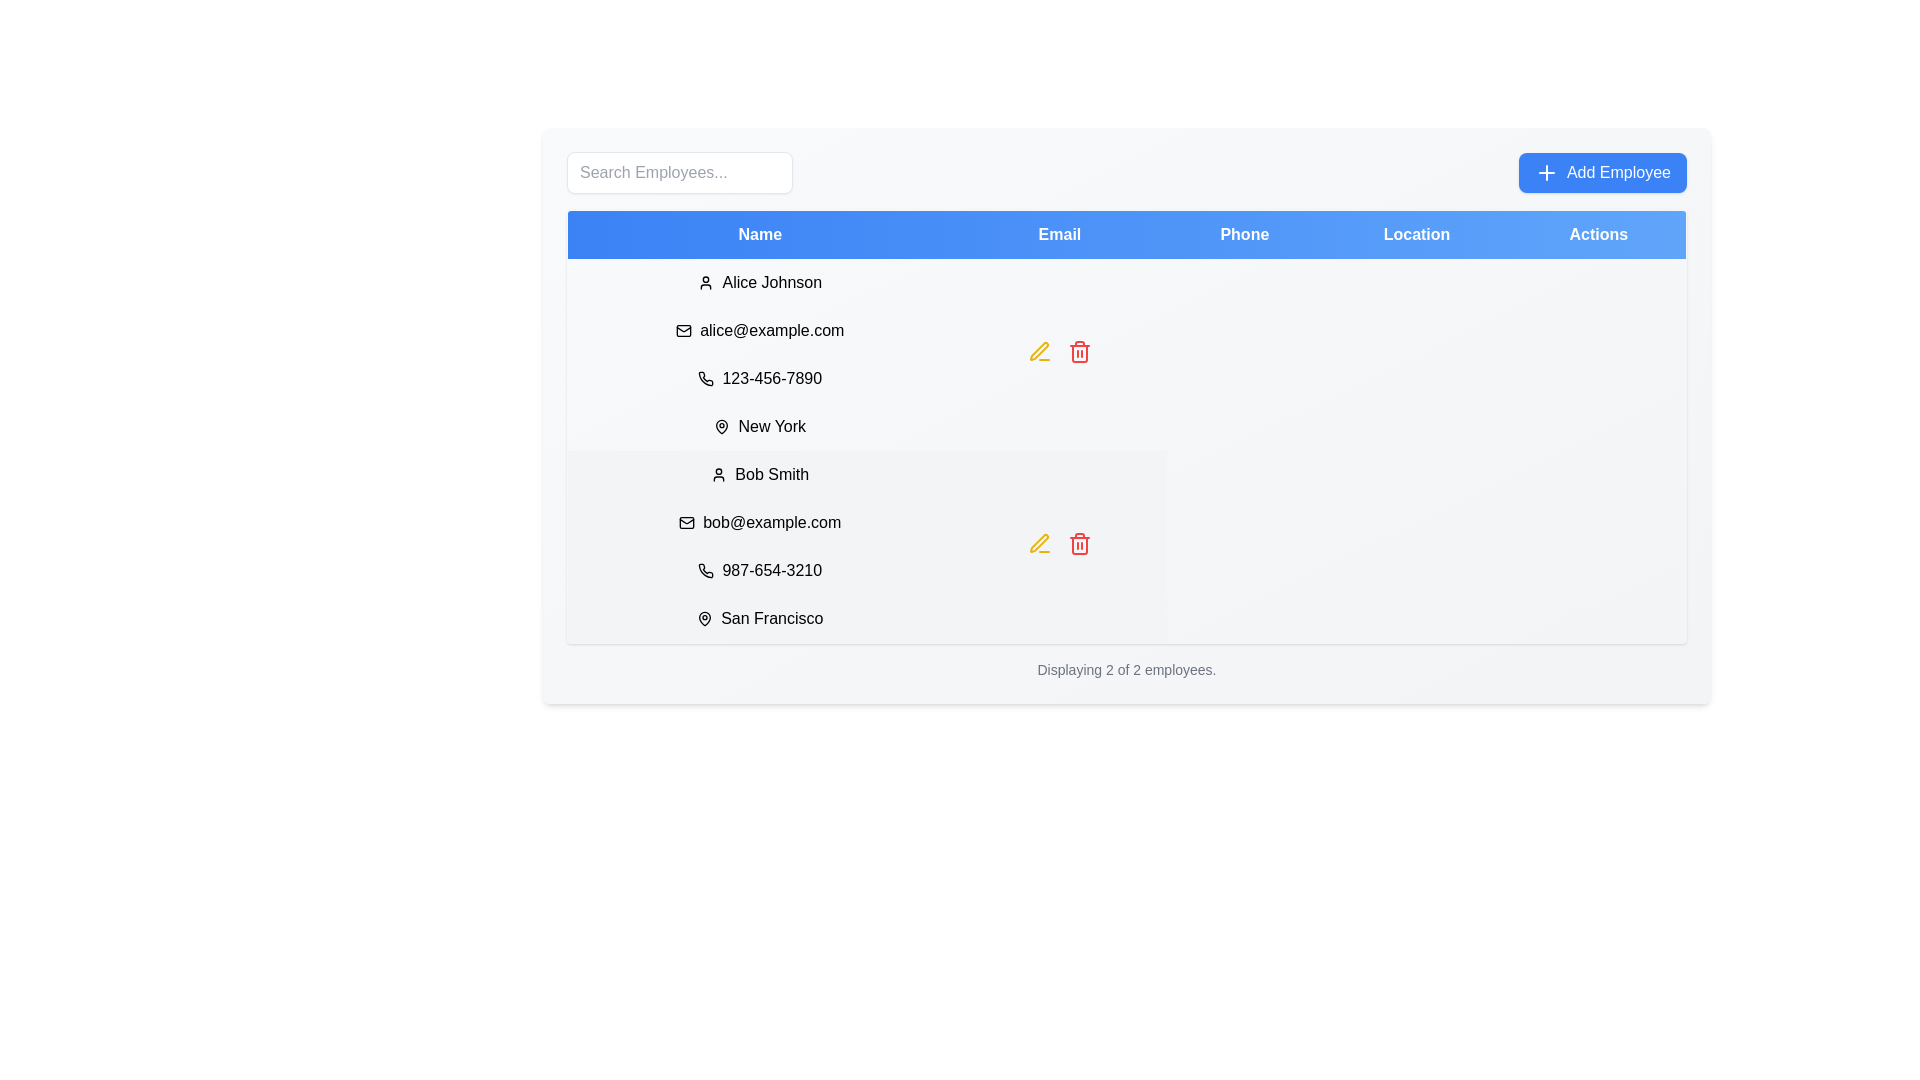 The image size is (1920, 1080). I want to click on the phone icon located to the left of the phone number '123-456-7890' associated with 'Alice Johnson' in the employee table, so click(706, 378).